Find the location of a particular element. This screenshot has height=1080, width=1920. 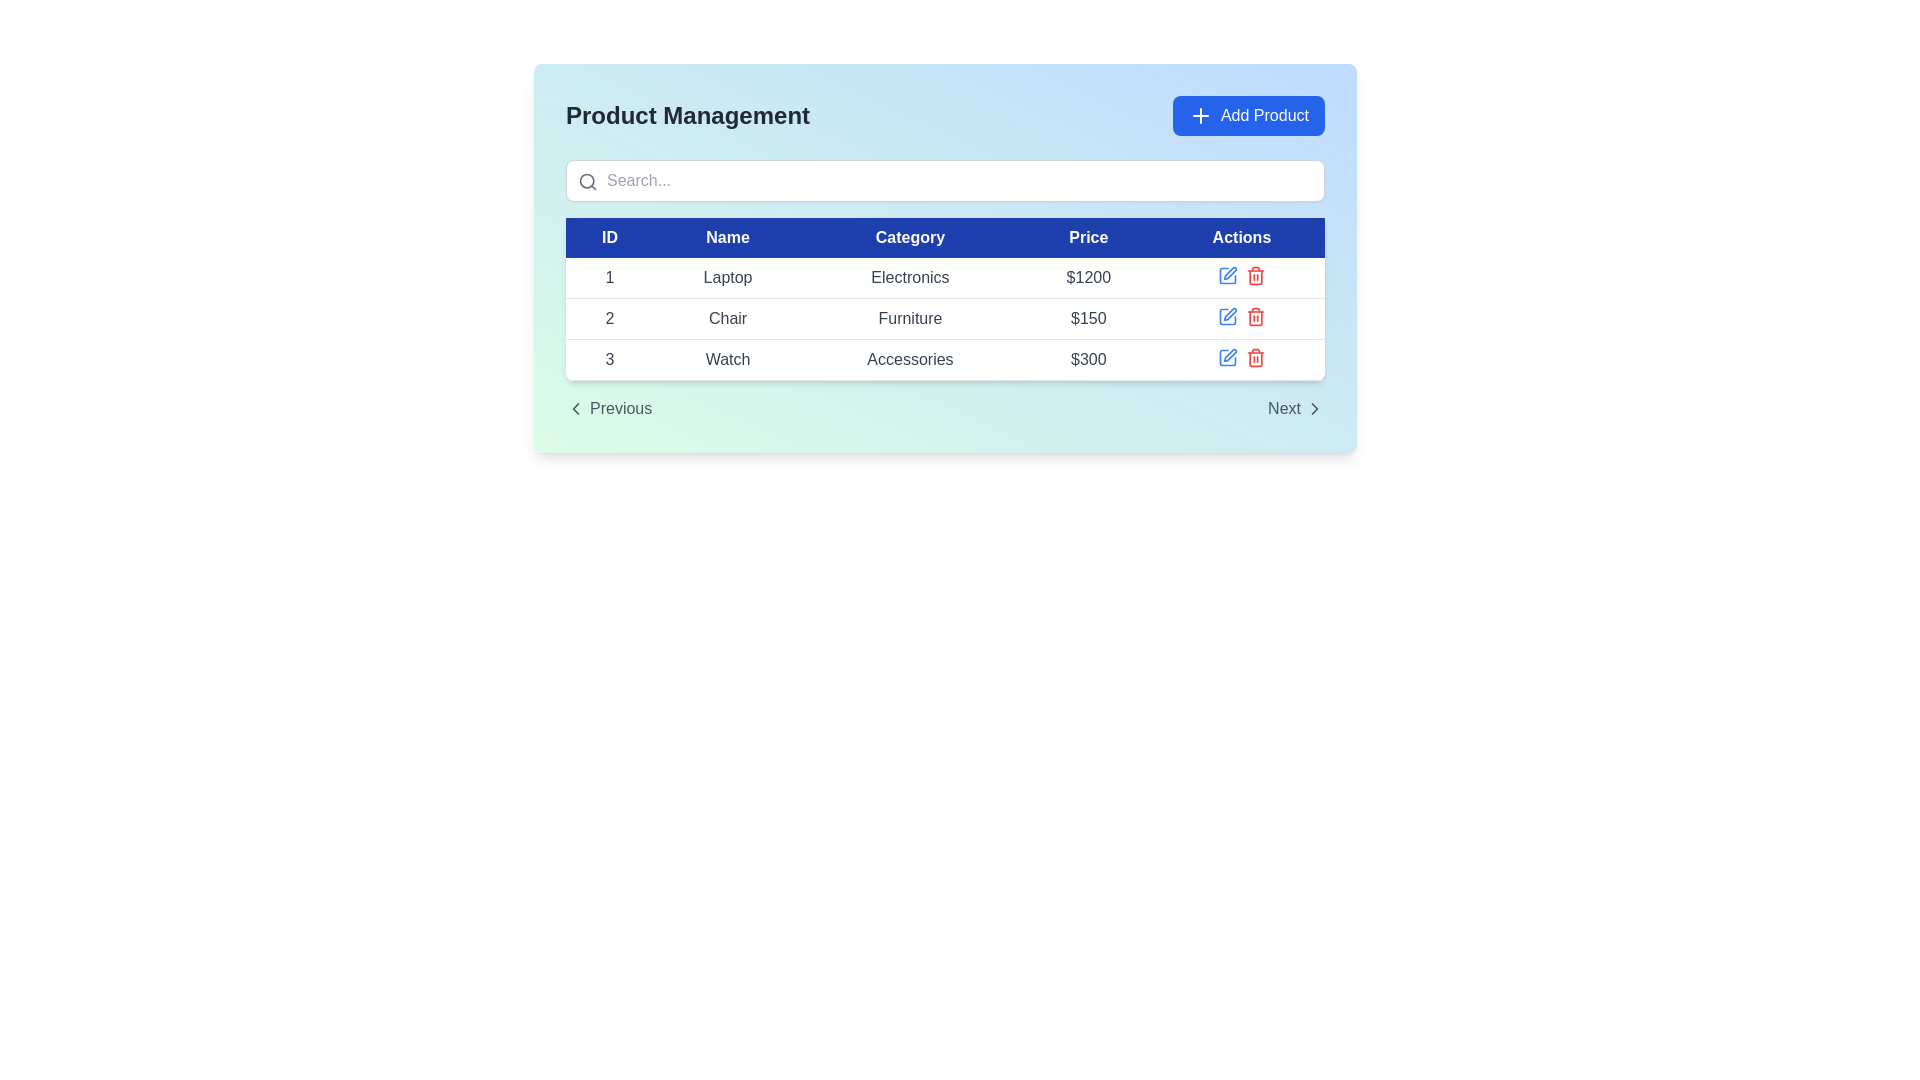

the static text displaying the digit '1' located in the first row and first column of the table under the 'ID' header is located at coordinates (608, 278).